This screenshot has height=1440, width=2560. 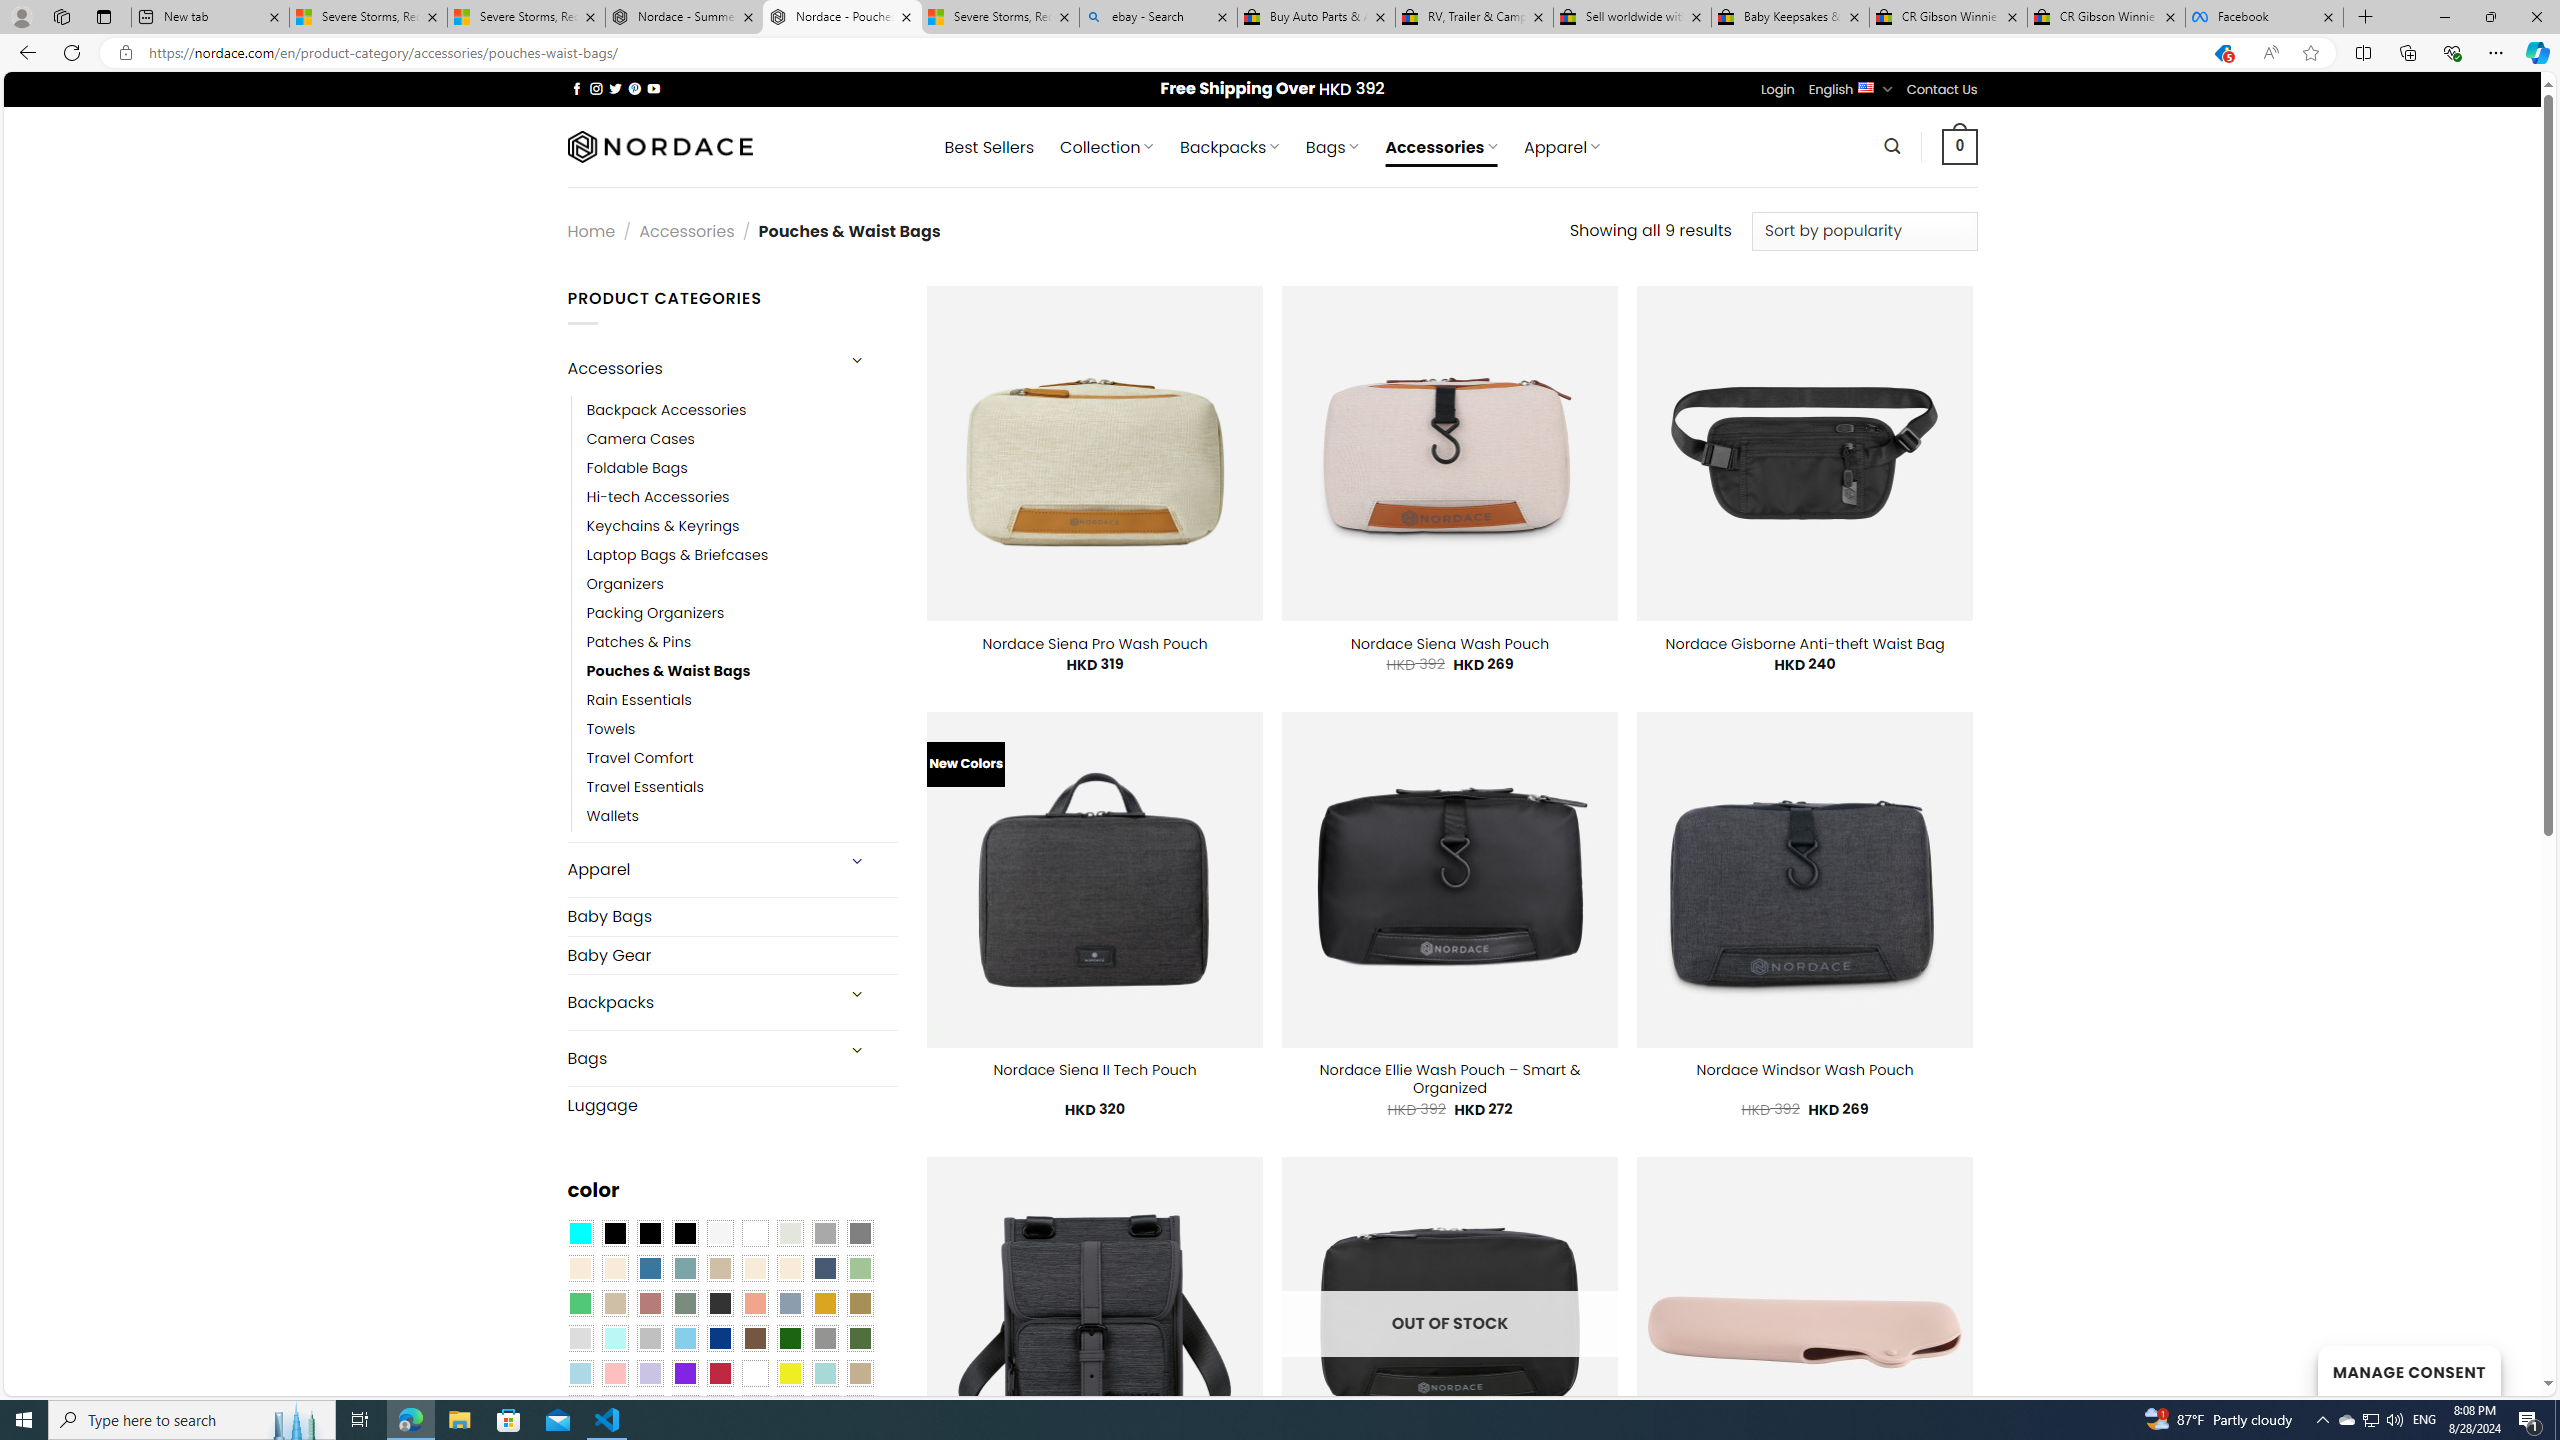 What do you see at coordinates (649, 1303) in the screenshot?
I see `'Rose'` at bounding box center [649, 1303].